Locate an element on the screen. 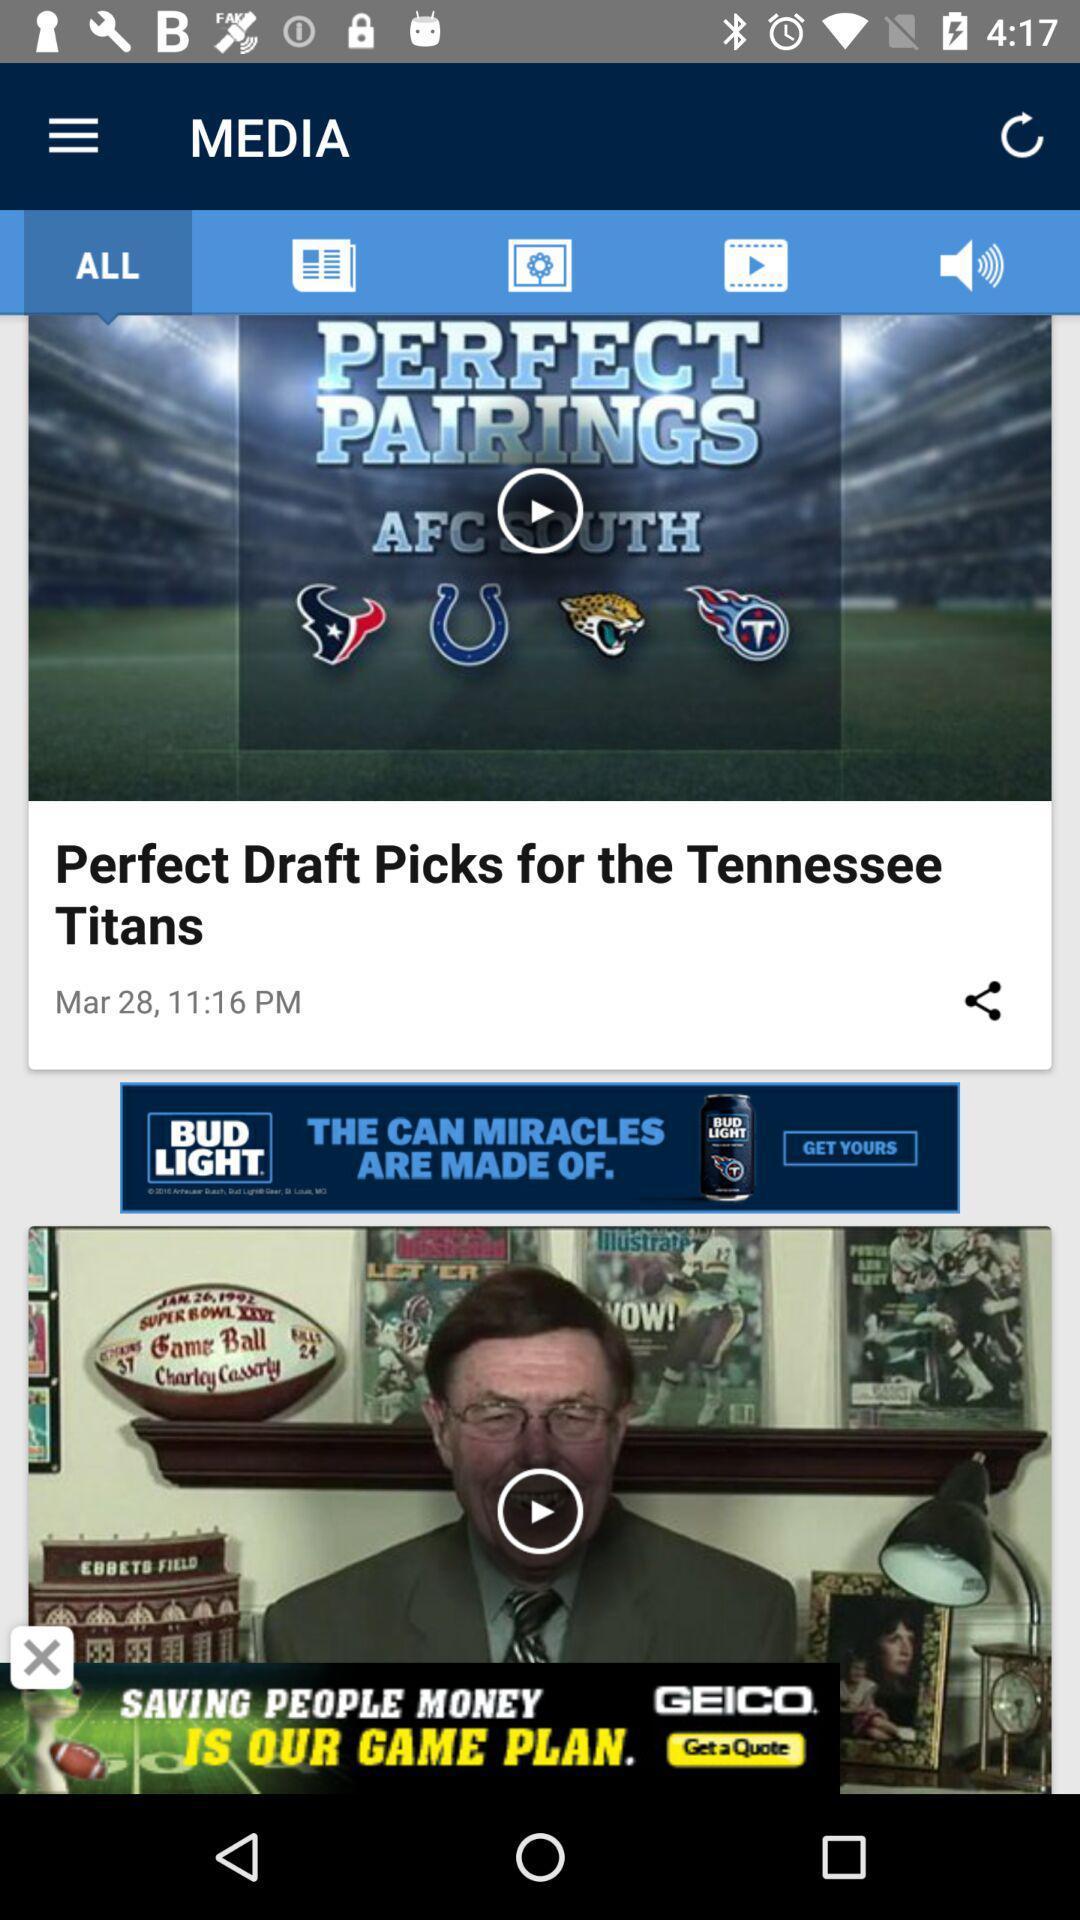  icon at the bottom left corner is located at coordinates (42, 1657).